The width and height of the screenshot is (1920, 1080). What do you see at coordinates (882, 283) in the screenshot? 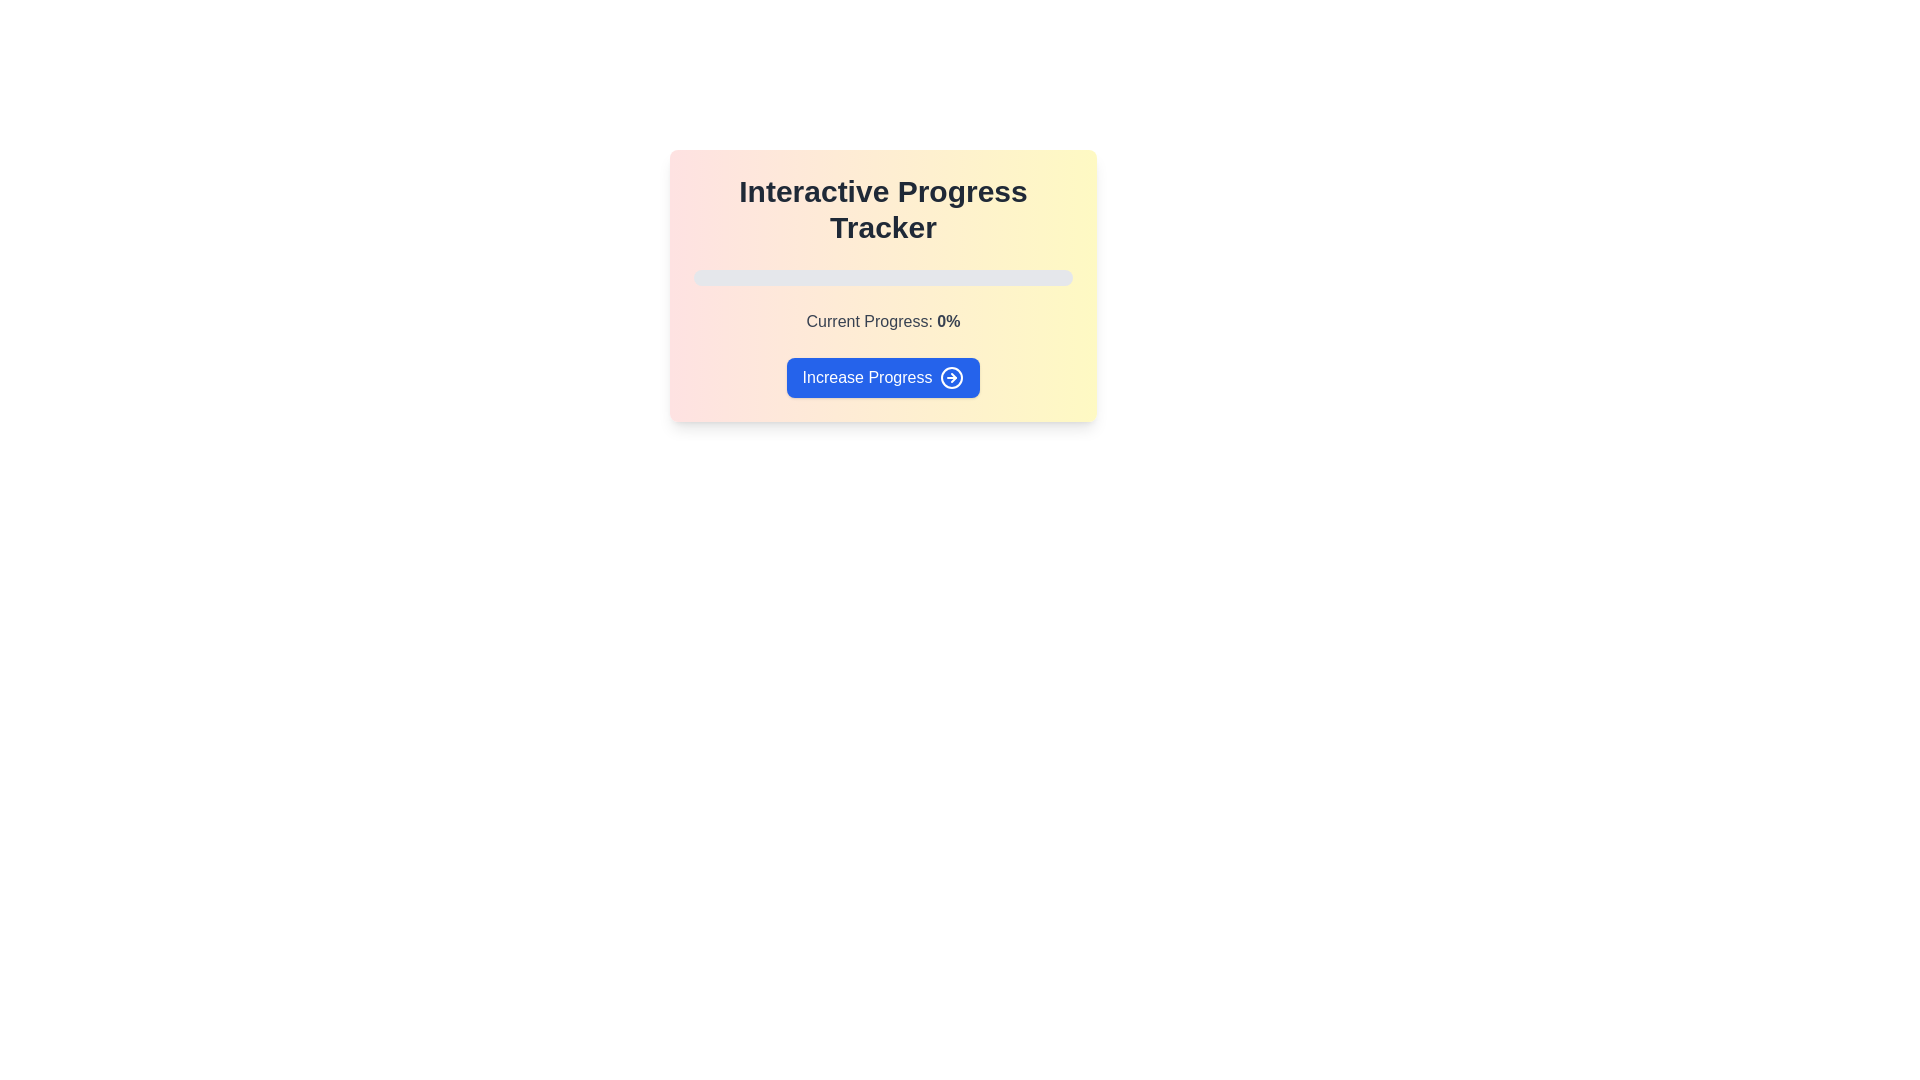
I see `the Interactive Progress Tracker component` at bounding box center [882, 283].